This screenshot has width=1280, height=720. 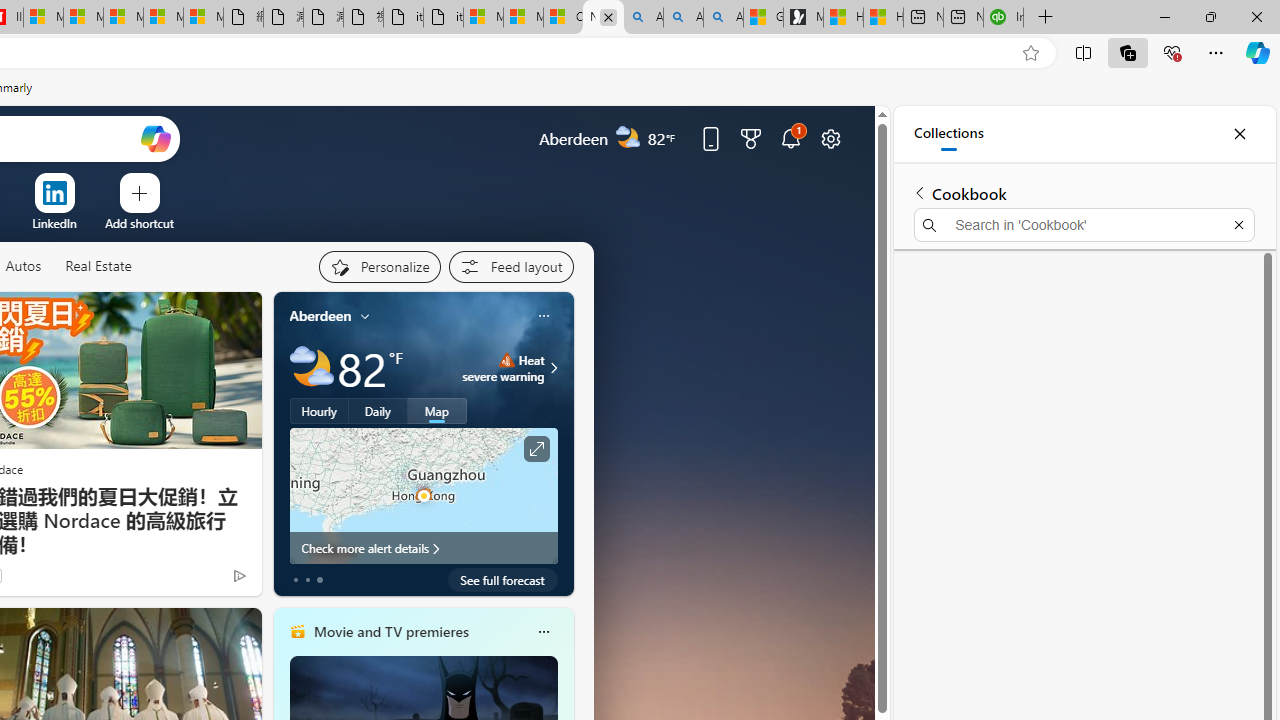 I want to click on 'How to Use a TV as a Computer Monitor', so click(x=882, y=17).